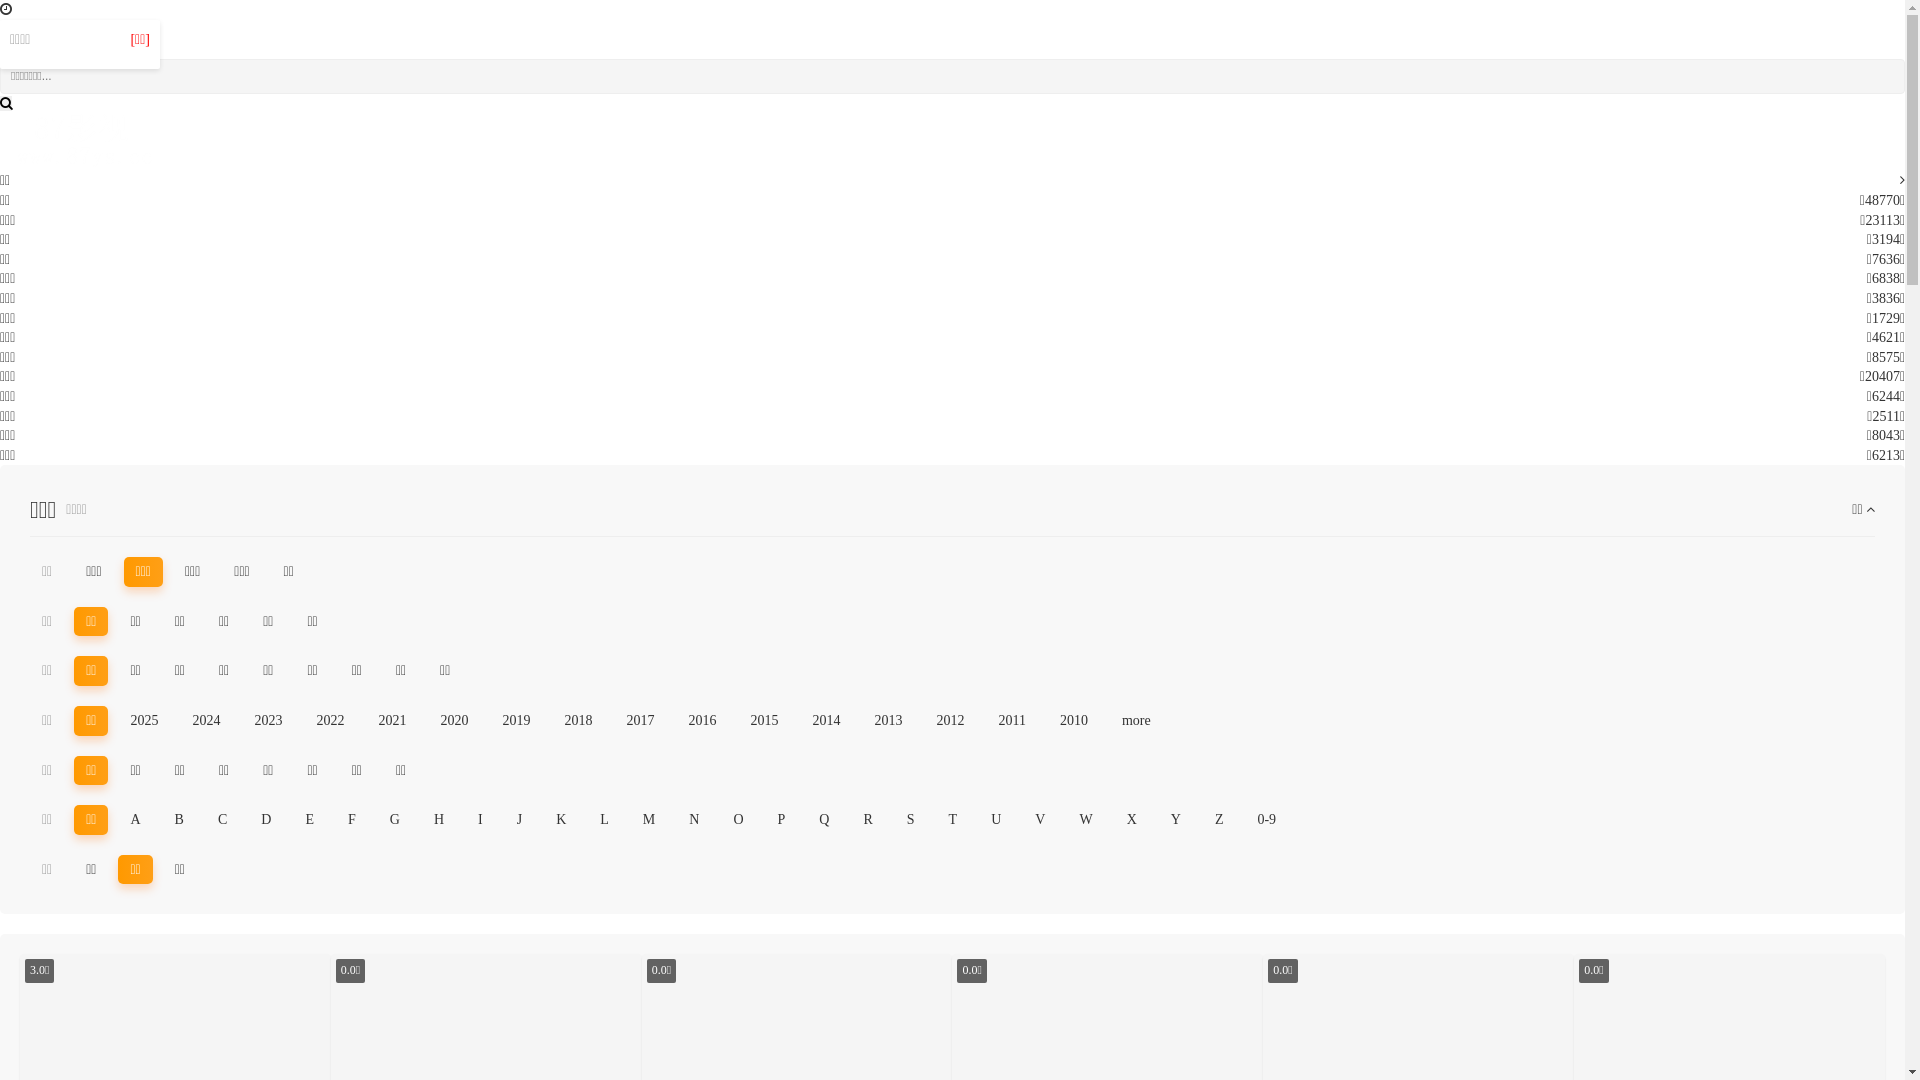 The image size is (1920, 1080). What do you see at coordinates (267, 721) in the screenshot?
I see `'2023'` at bounding box center [267, 721].